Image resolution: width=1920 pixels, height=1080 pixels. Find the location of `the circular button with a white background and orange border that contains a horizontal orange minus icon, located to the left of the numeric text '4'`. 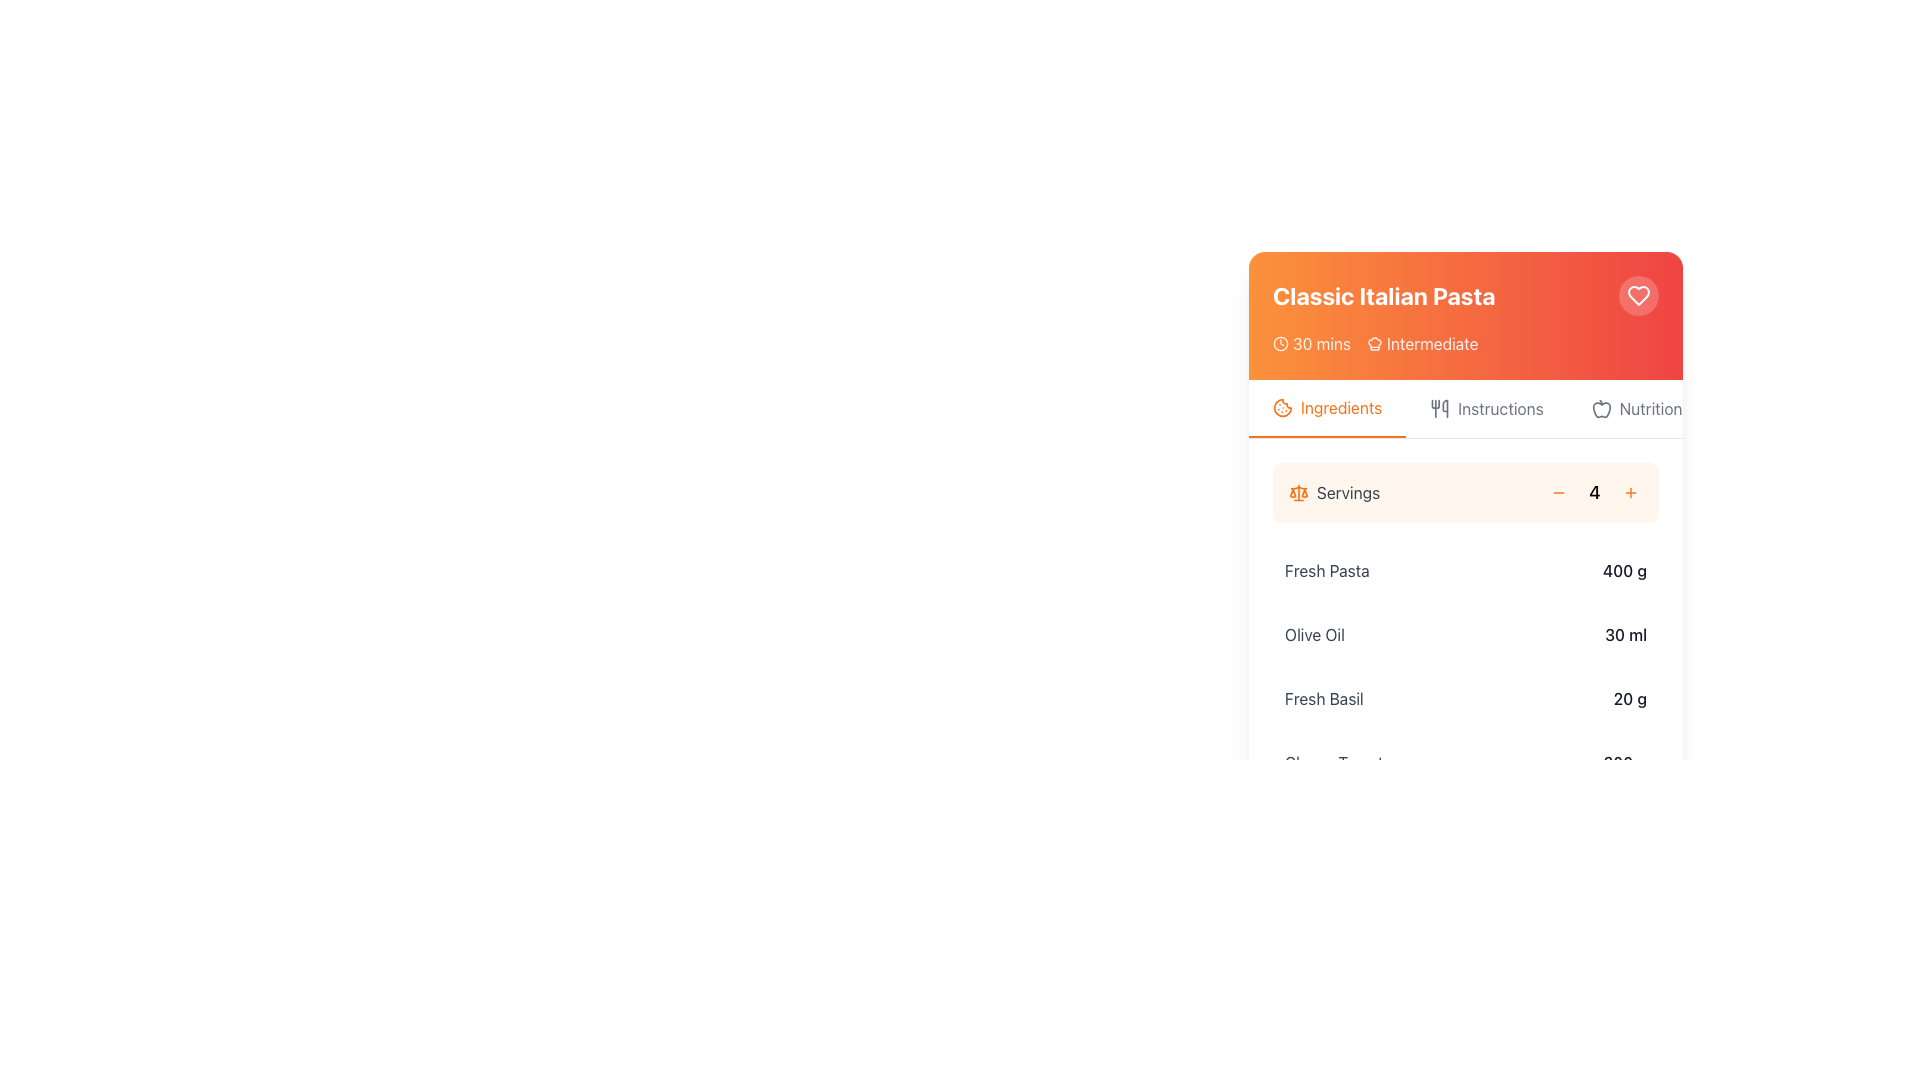

the circular button with a white background and orange border that contains a horizontal orange minus icon, located to the left of the numeric text '4' is located at coordinates (1558, 493).